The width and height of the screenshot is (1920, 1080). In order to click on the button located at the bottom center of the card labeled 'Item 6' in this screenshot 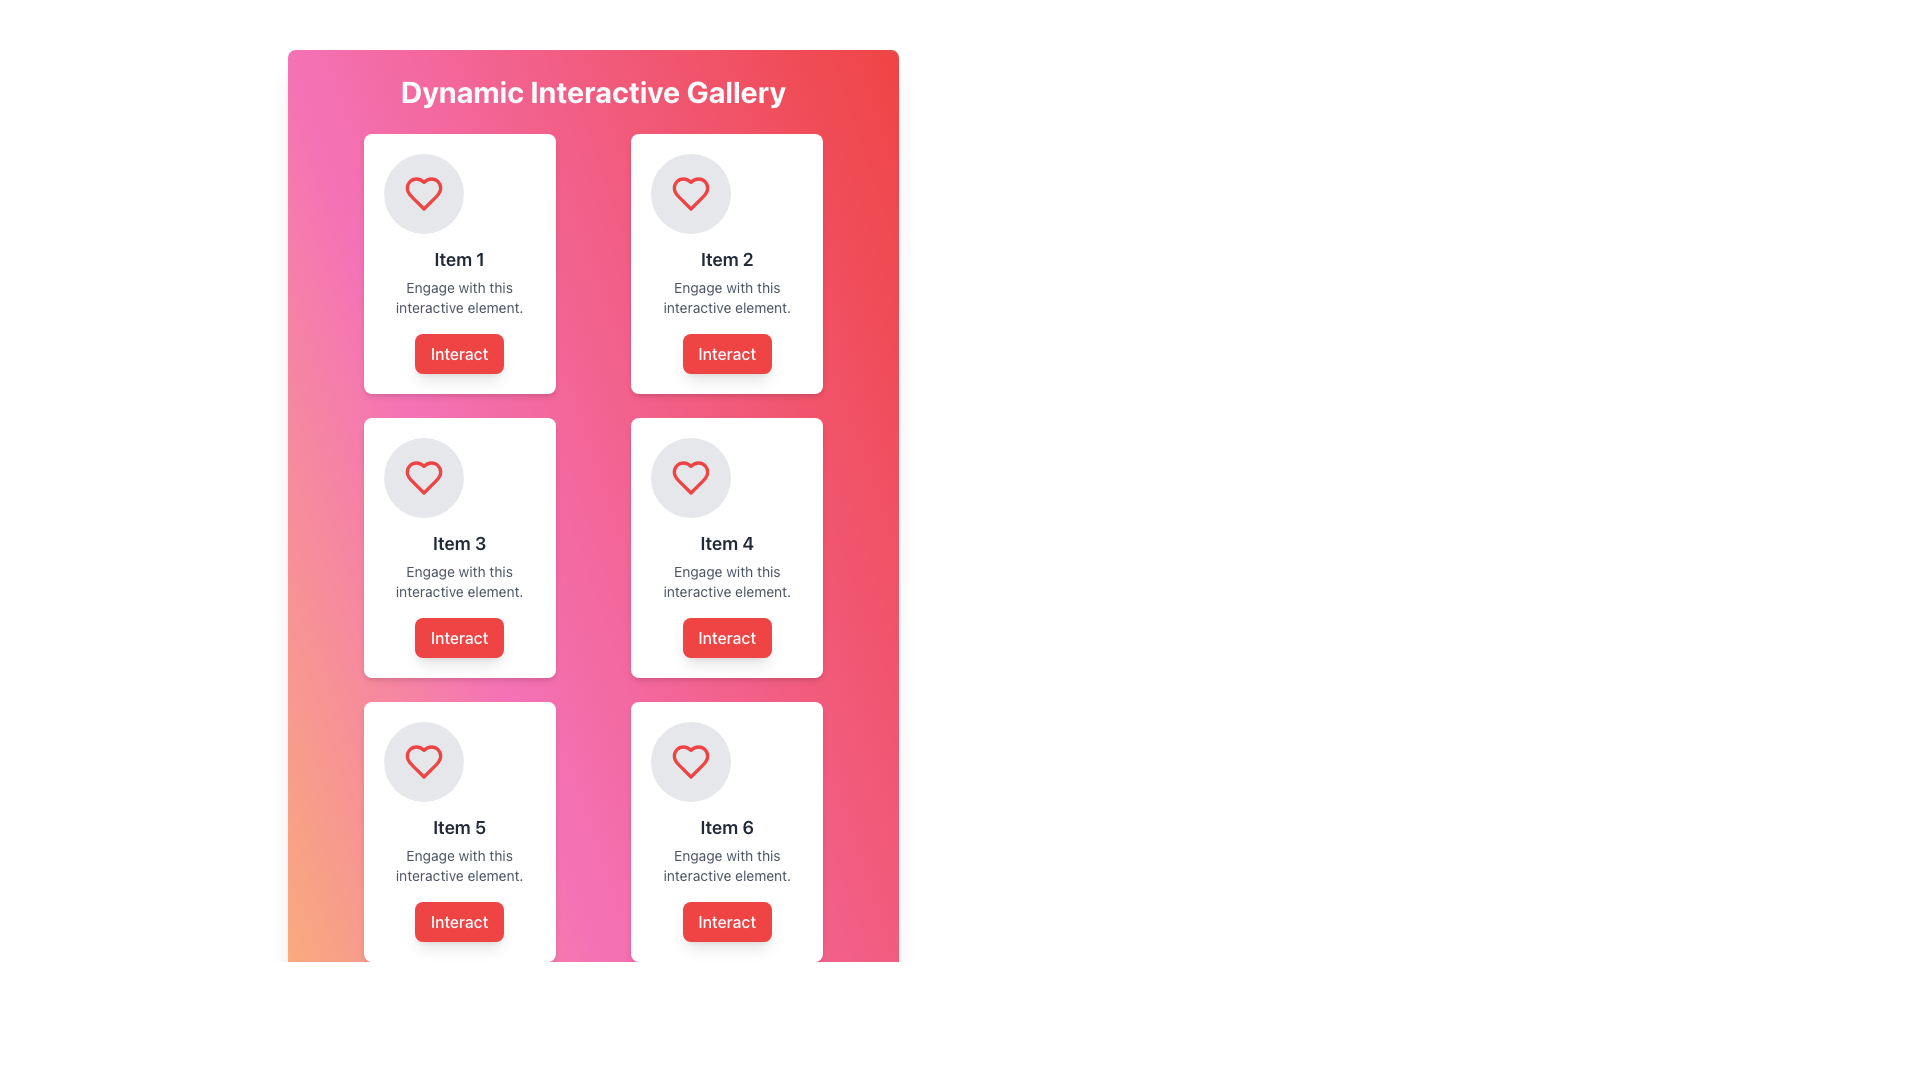, I will do `click(725, 921)`.